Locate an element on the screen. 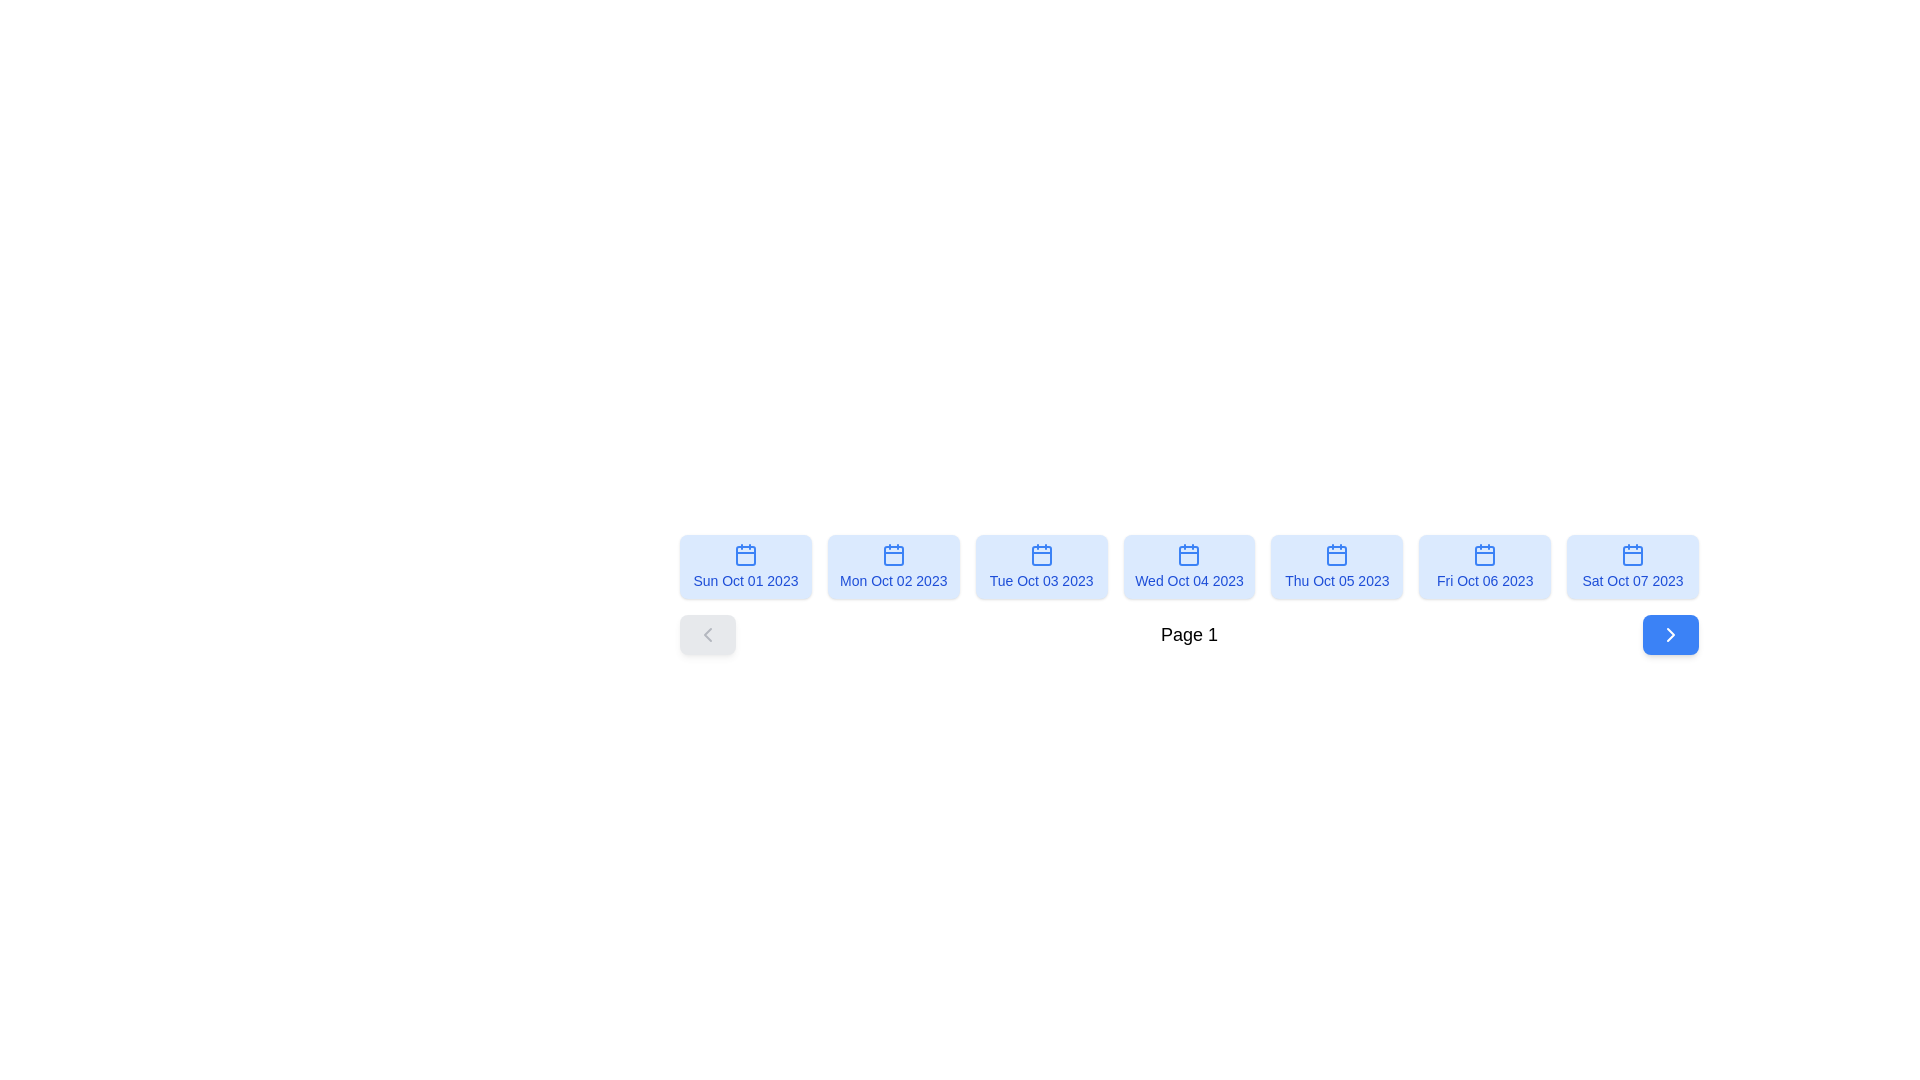 Image resolution: width=1920 pixels, height=1080 pixels. the blue calendar icon with a round-cornered rectangular frame, located in the seventh cell labeled 'Sat Oct 07 2023' is located at coordinates (1633, 555).